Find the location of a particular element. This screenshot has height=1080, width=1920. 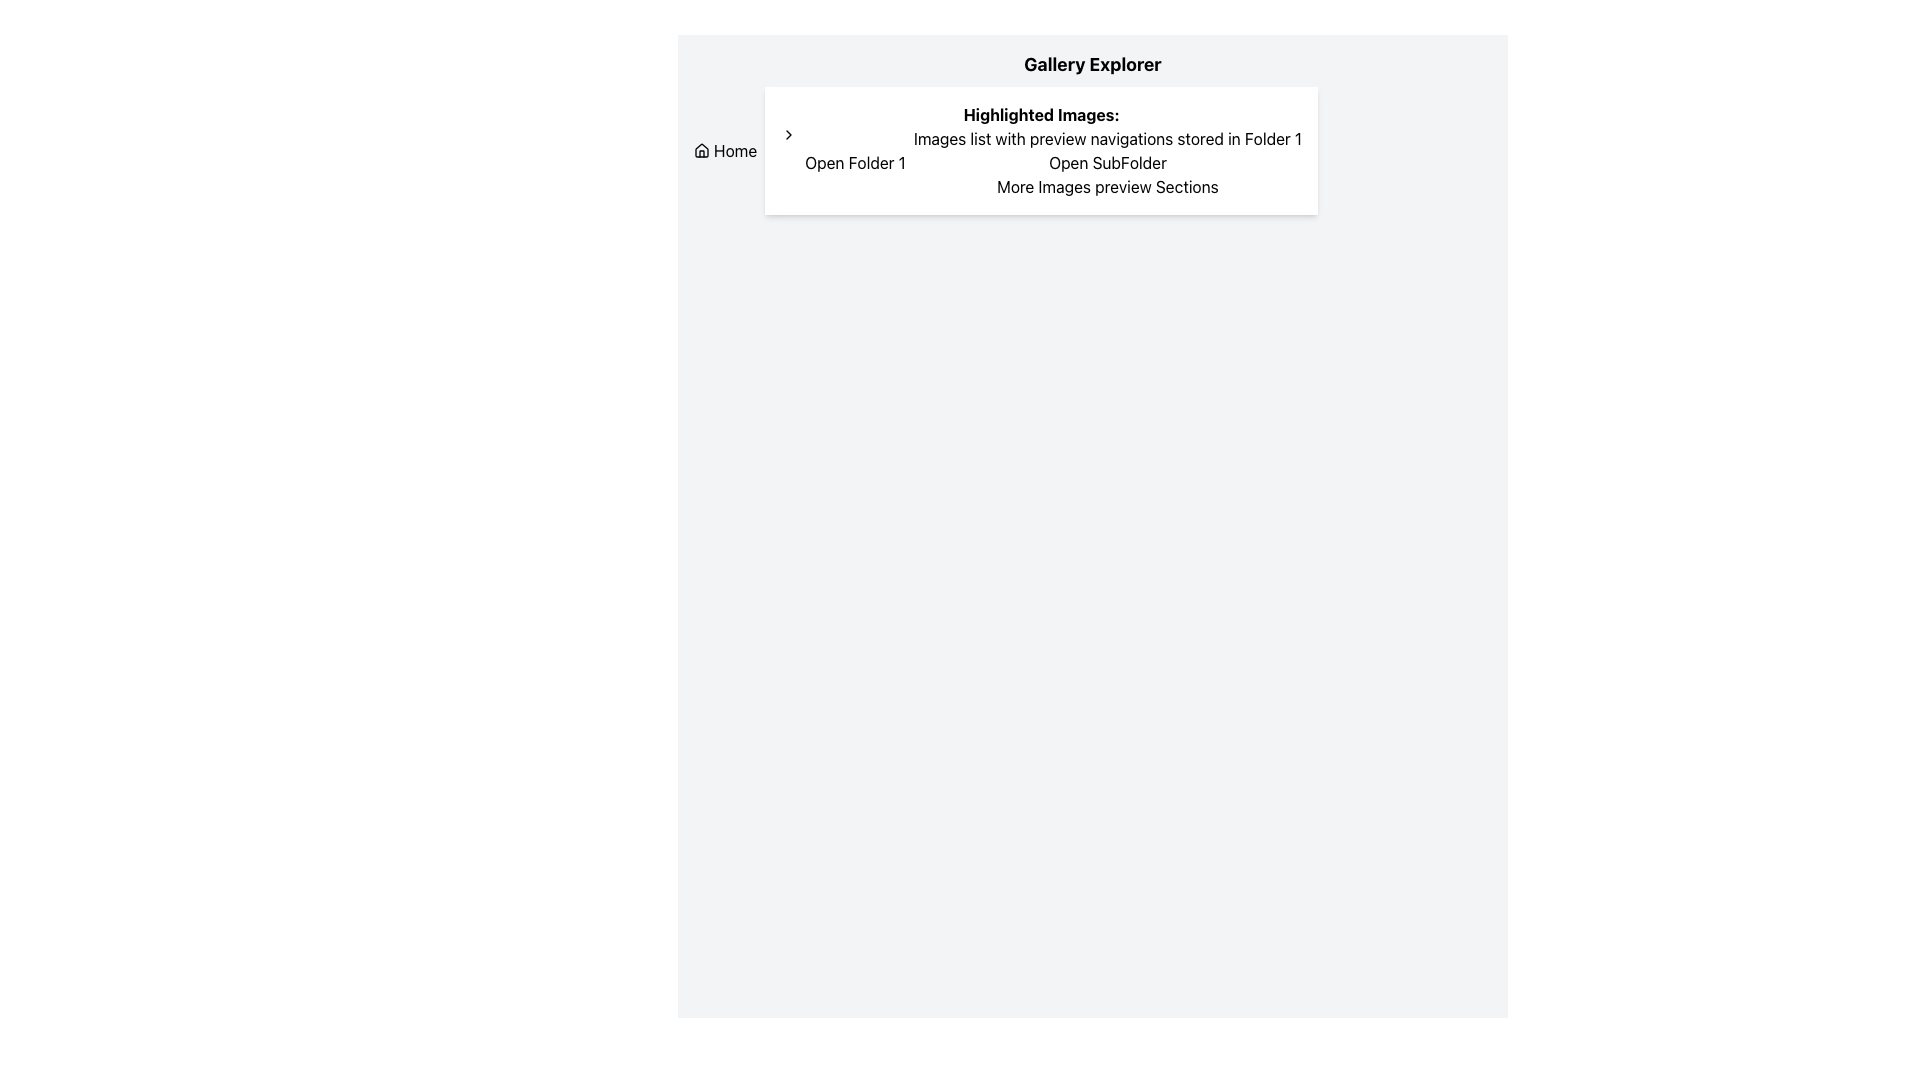

textual information from the composite UI component that includes a summary and navigation options positioned towards the upper center of the interface is located at coordinates (1107, 161).